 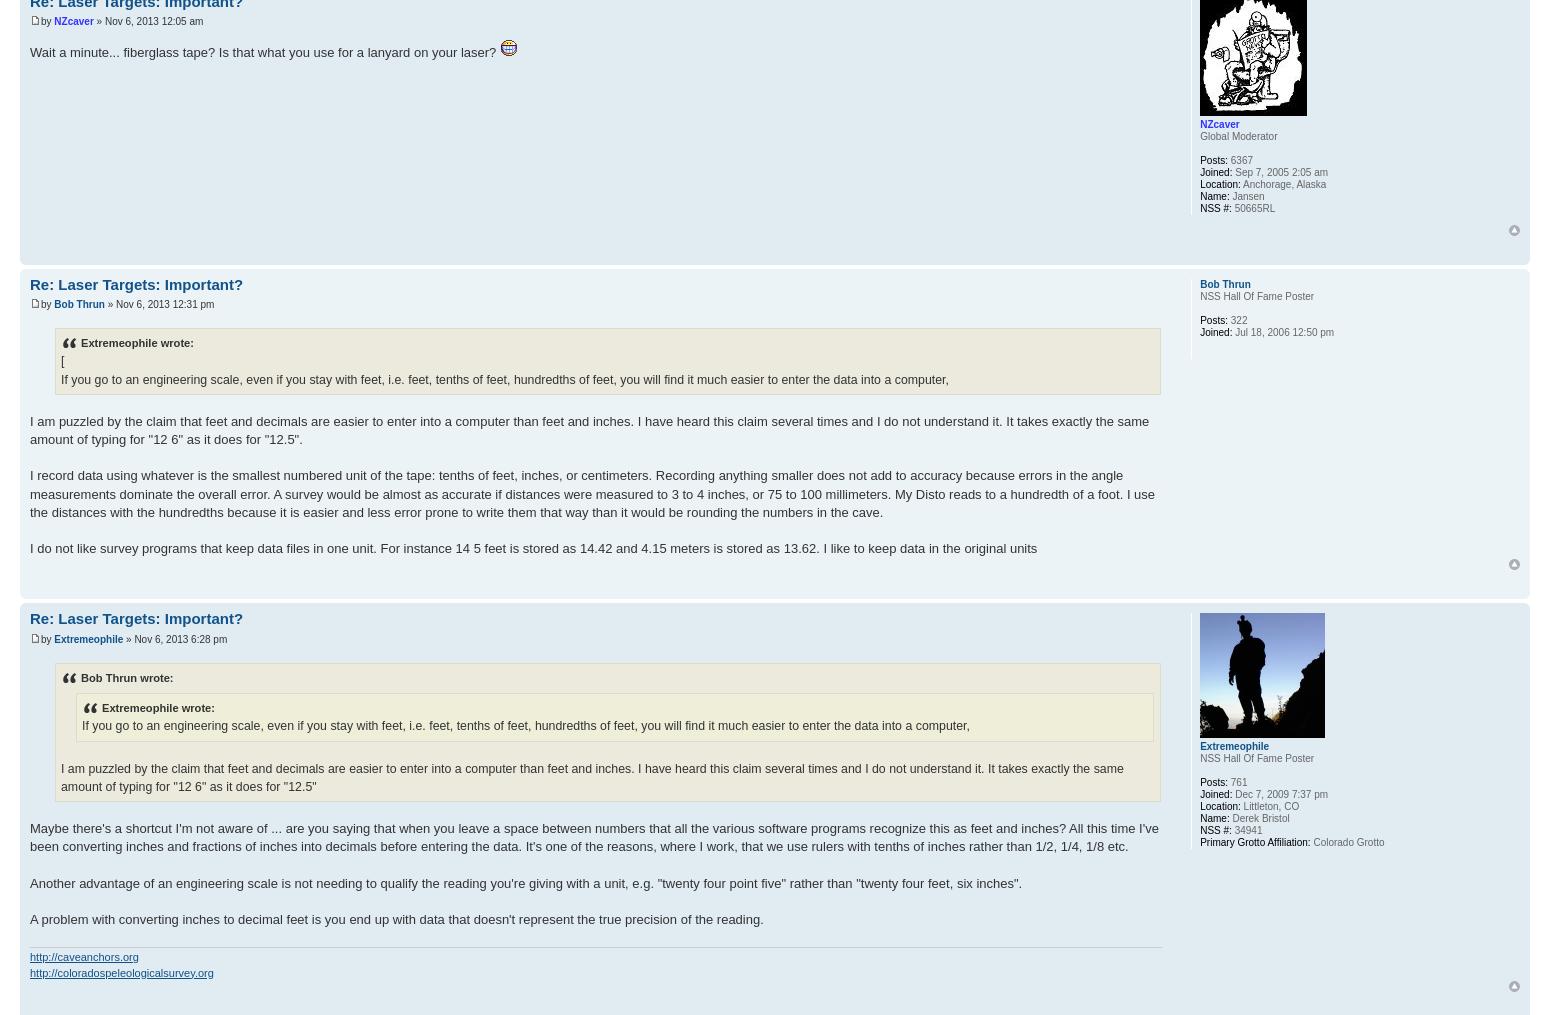 What do you see at coordinates (123, 637) in the screenshot?
I see `'» Nov 6, 2013 6:28 pm'` at bounding box center [123, 637].